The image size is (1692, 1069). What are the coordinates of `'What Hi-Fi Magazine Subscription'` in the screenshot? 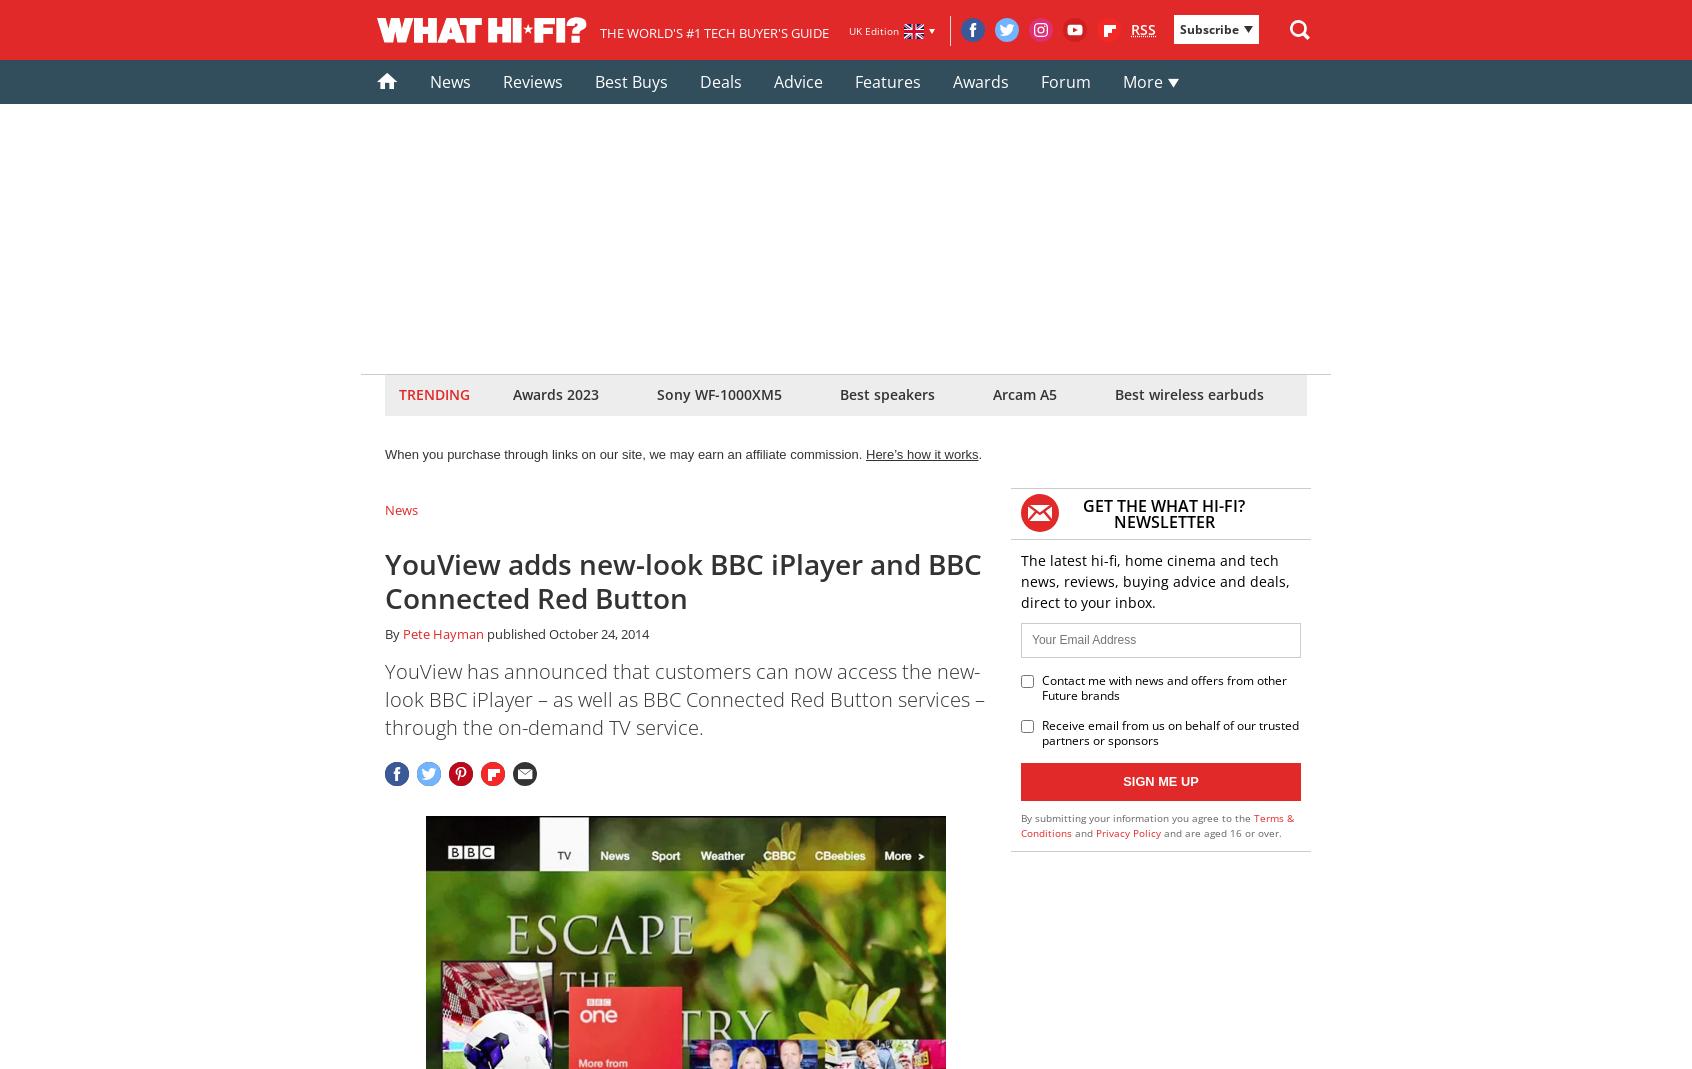 It's located at (694, 130).